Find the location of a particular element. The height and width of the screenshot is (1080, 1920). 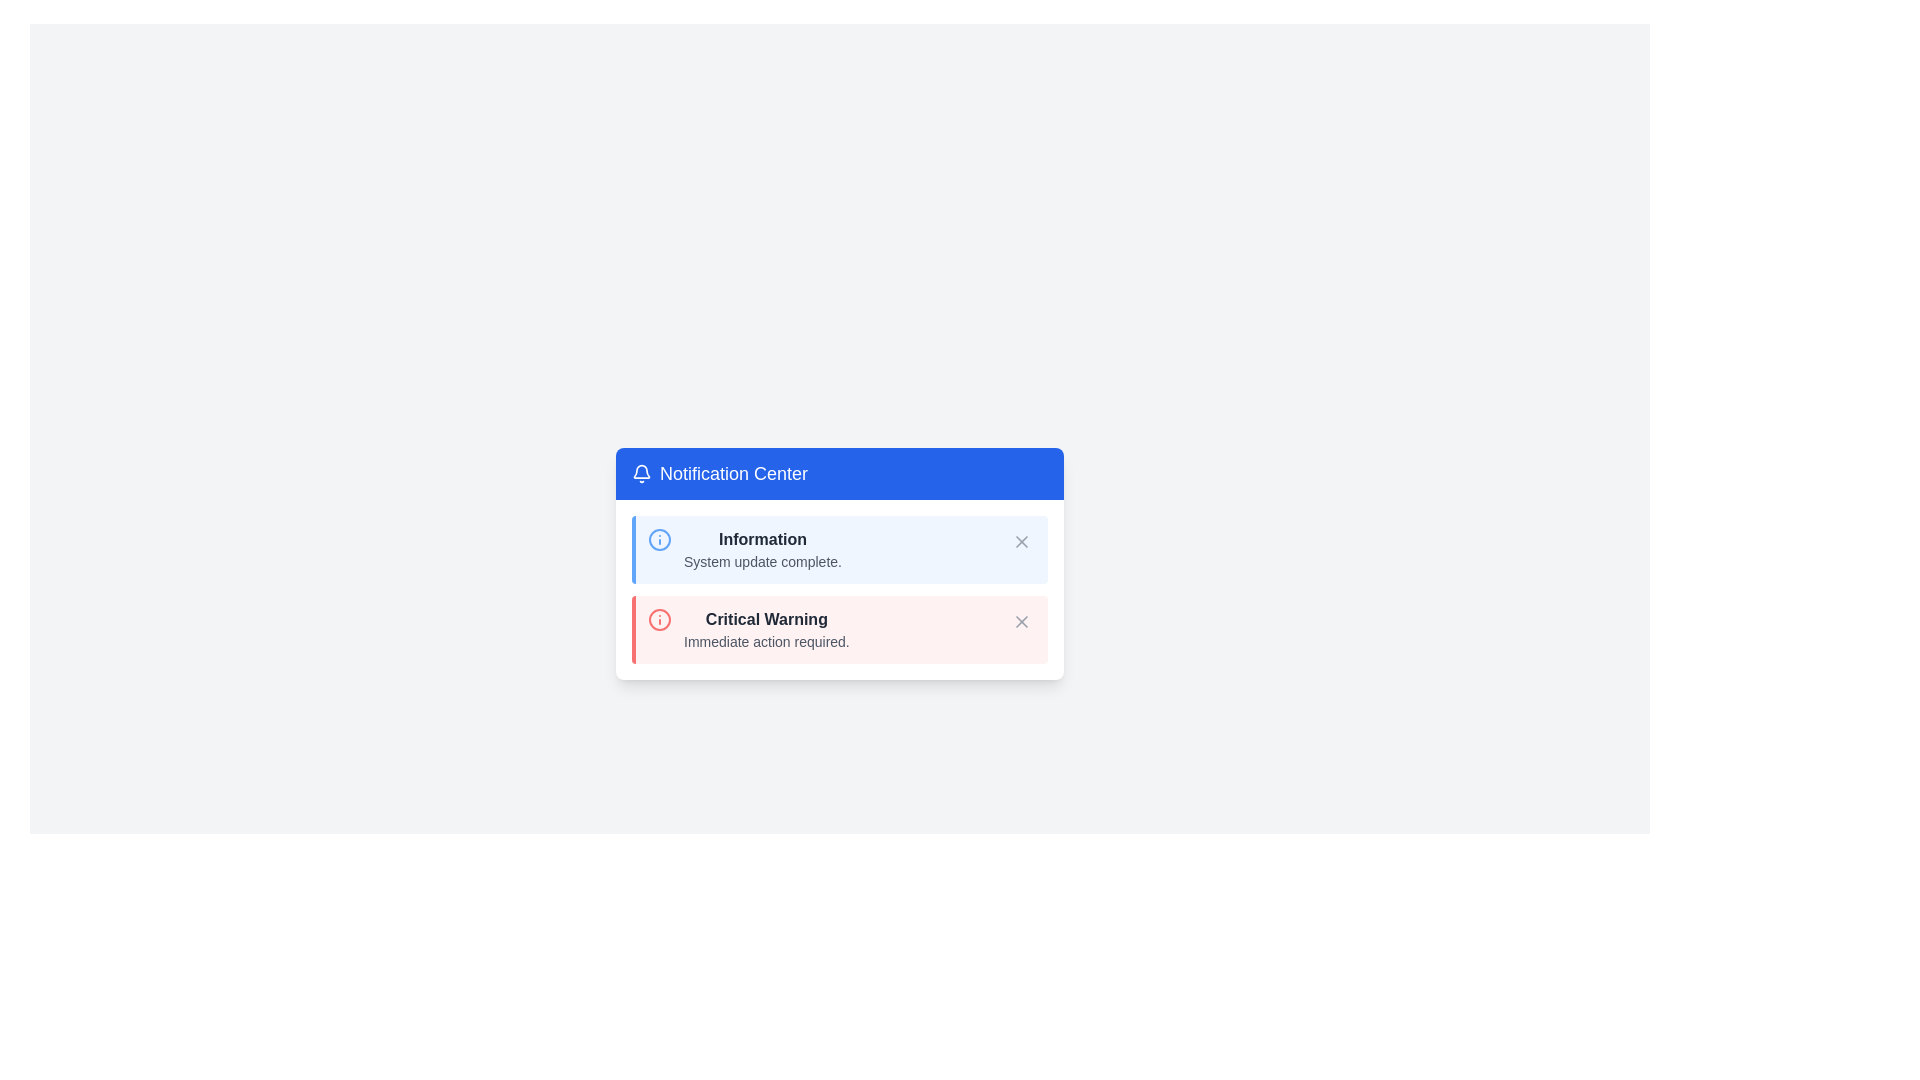

the SVG circle that represents the information category of a notification entry, located at the center of the blue circular information icon in the left area of the top notification entry inside the notification center is located at coordinates (660, 540).